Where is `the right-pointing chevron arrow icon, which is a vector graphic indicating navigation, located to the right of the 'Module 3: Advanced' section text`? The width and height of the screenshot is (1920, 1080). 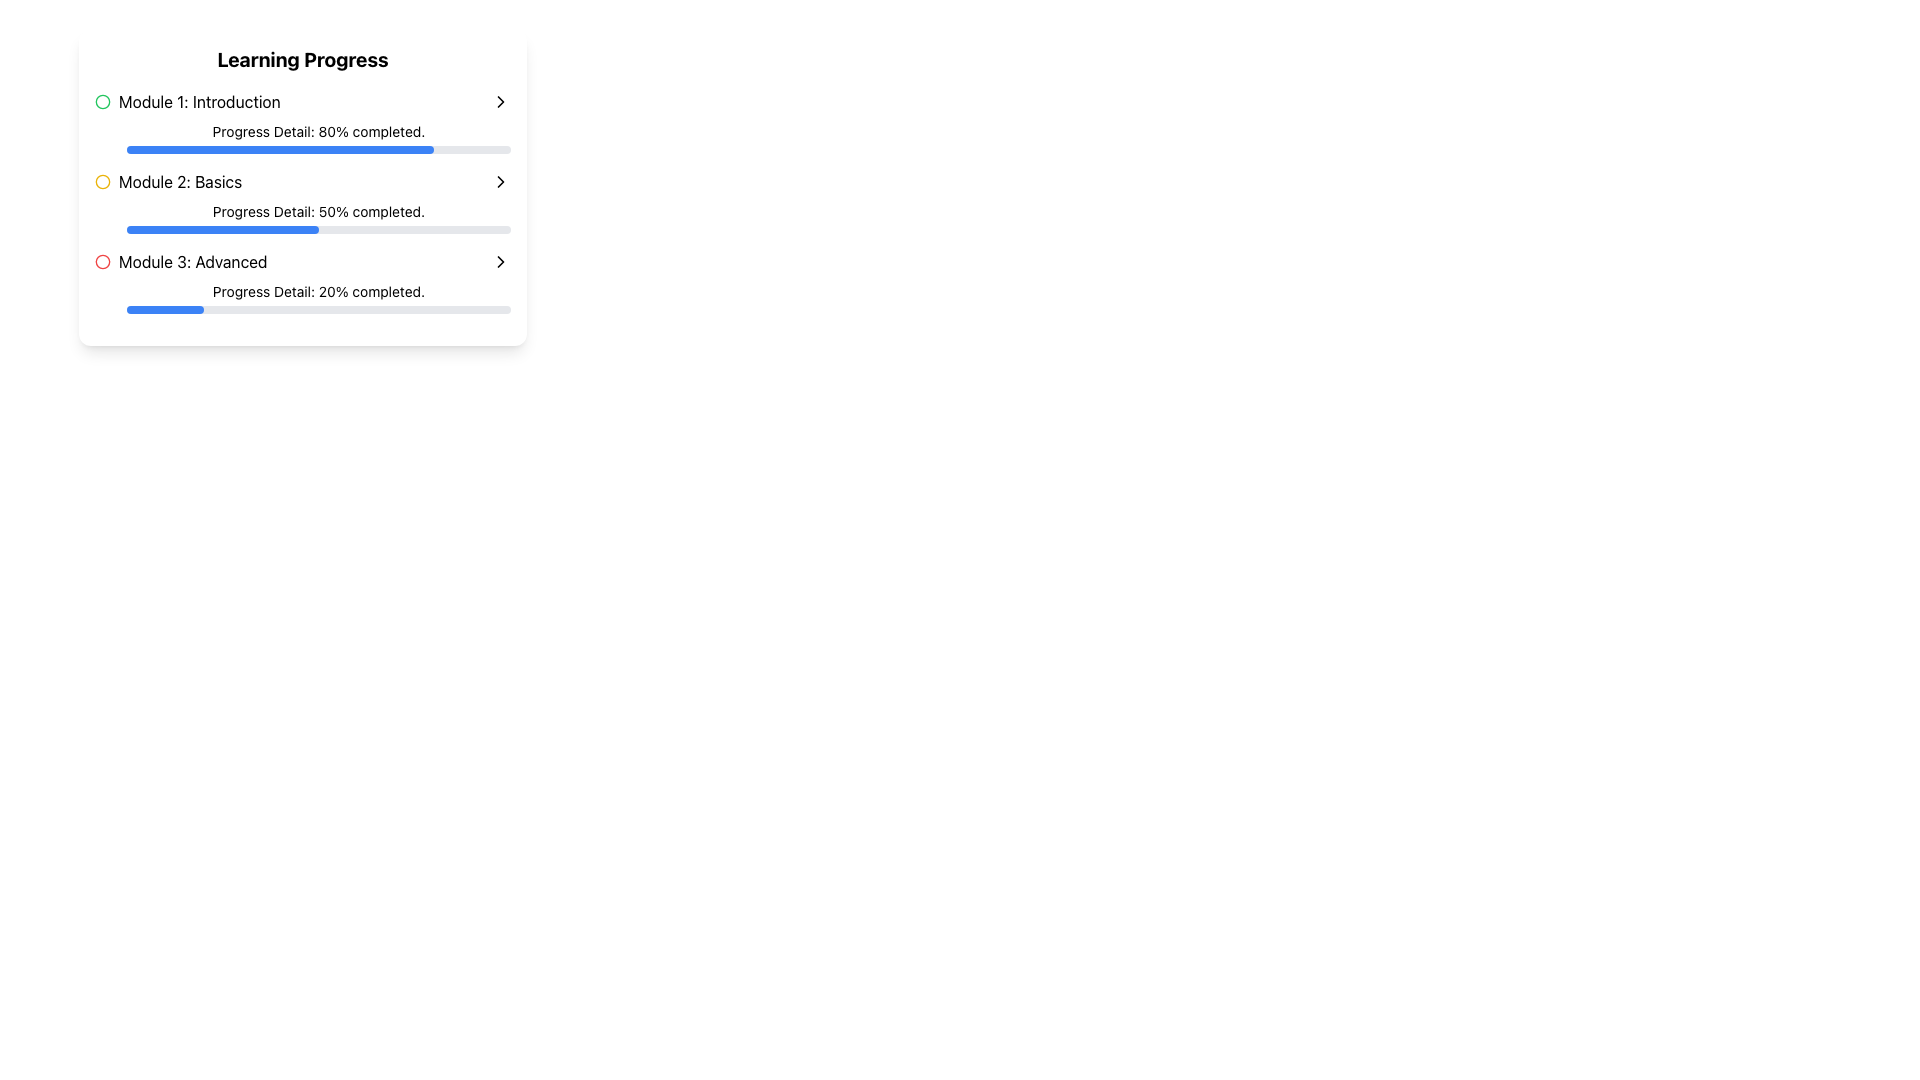
the right-pointing chevron arrow icon, which is a vector graphic indicating navigation, located to the right of the 'Module 3: Advanced' section text is located at coordinates (500, 261).